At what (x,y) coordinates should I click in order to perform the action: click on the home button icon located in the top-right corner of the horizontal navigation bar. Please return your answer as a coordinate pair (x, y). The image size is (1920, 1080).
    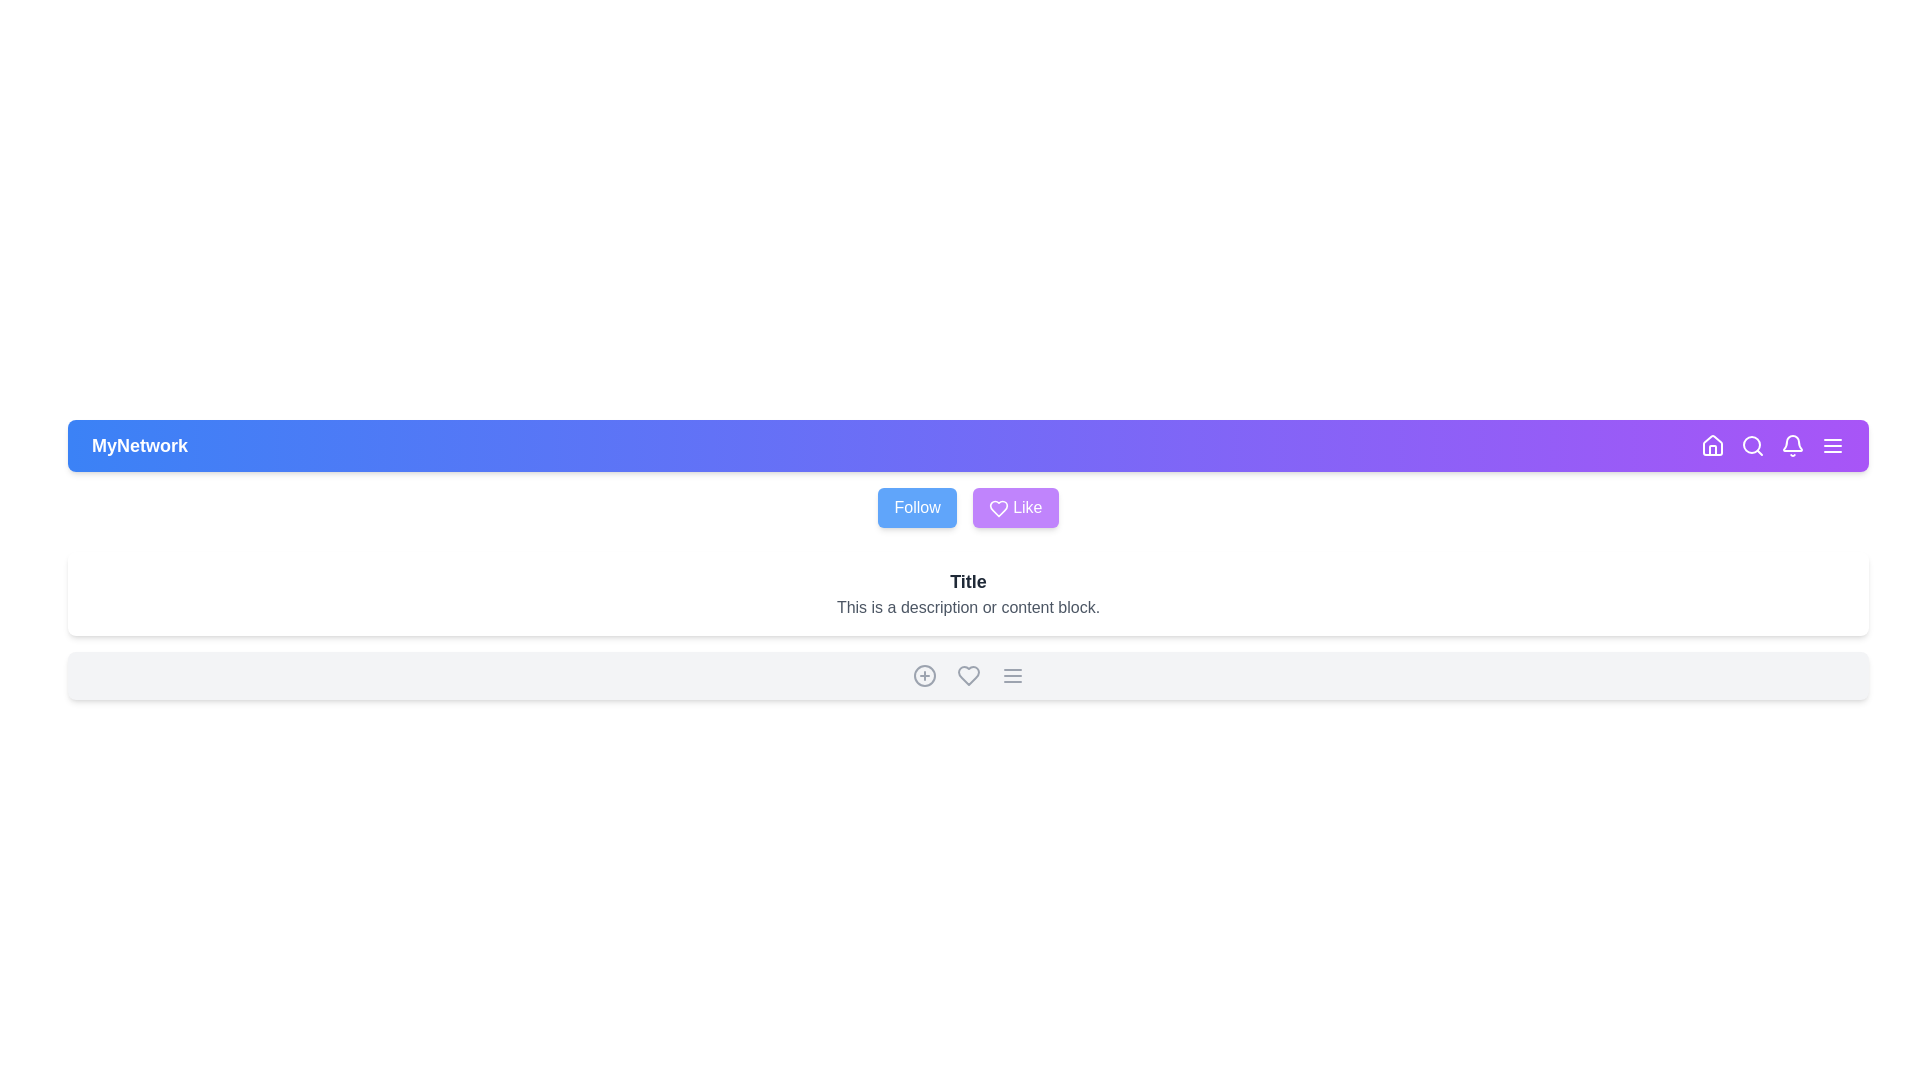
    Looking at the image, I should click on (1712, 445).